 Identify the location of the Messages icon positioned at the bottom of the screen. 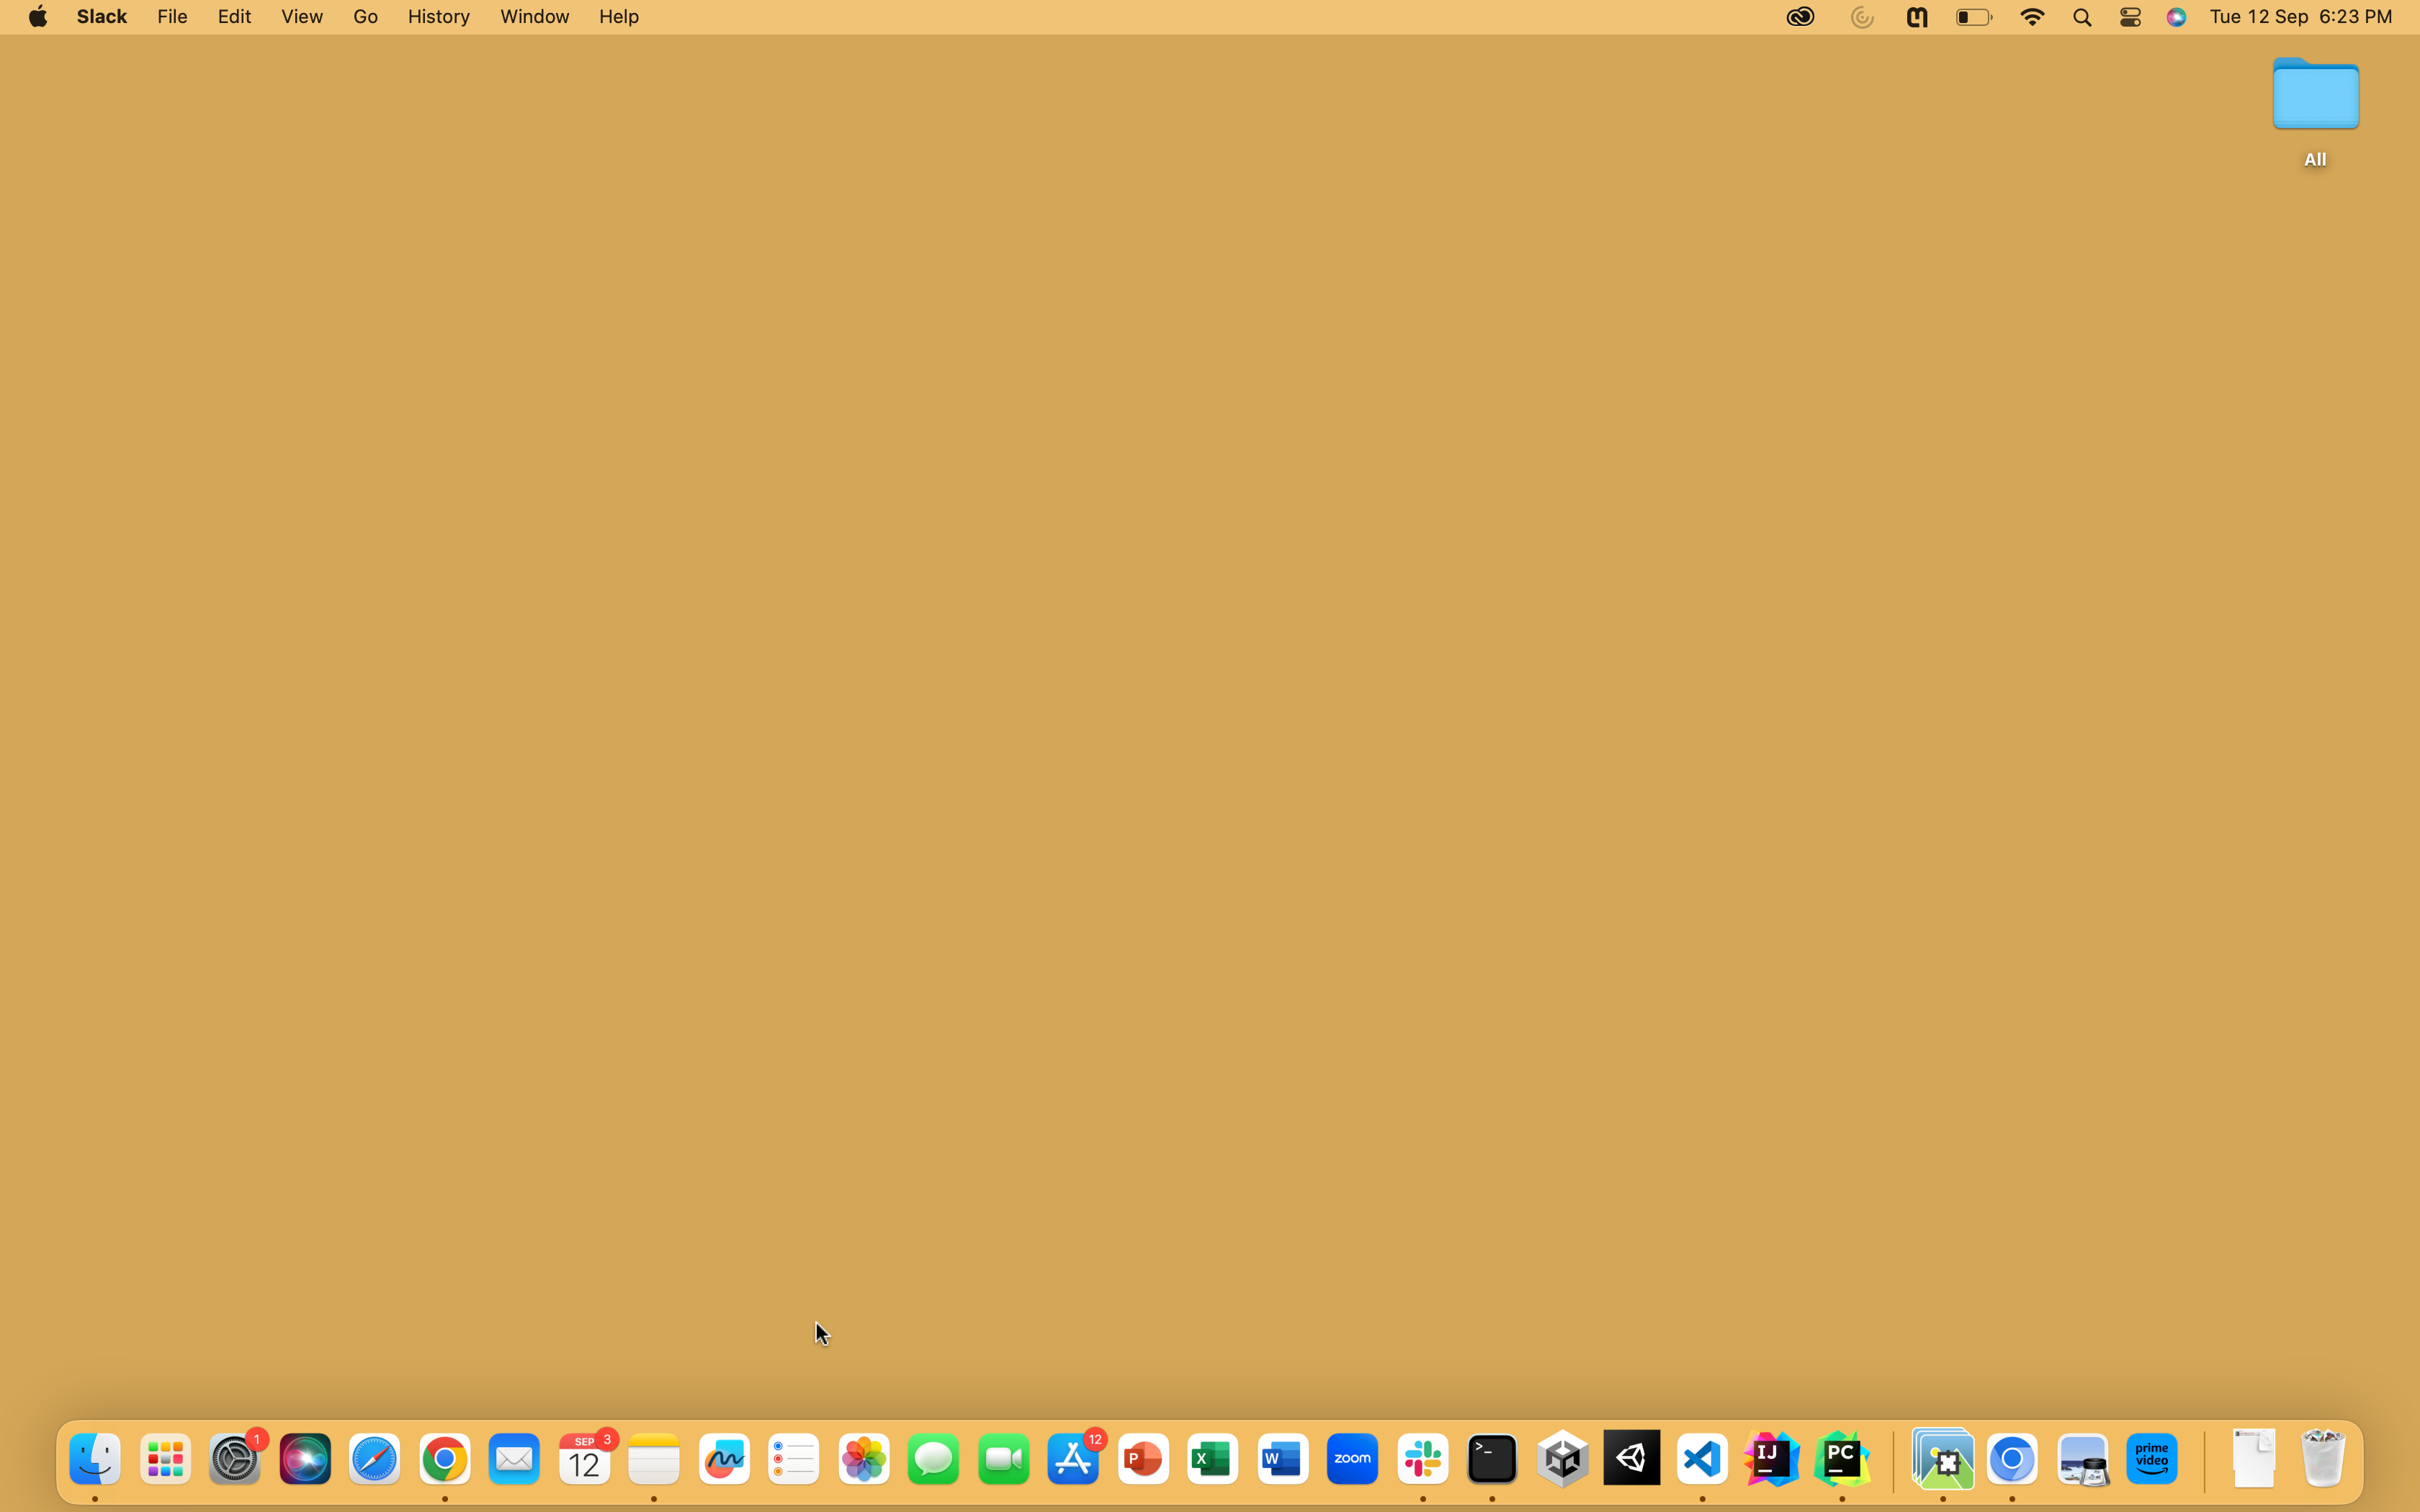
(931, 1458).